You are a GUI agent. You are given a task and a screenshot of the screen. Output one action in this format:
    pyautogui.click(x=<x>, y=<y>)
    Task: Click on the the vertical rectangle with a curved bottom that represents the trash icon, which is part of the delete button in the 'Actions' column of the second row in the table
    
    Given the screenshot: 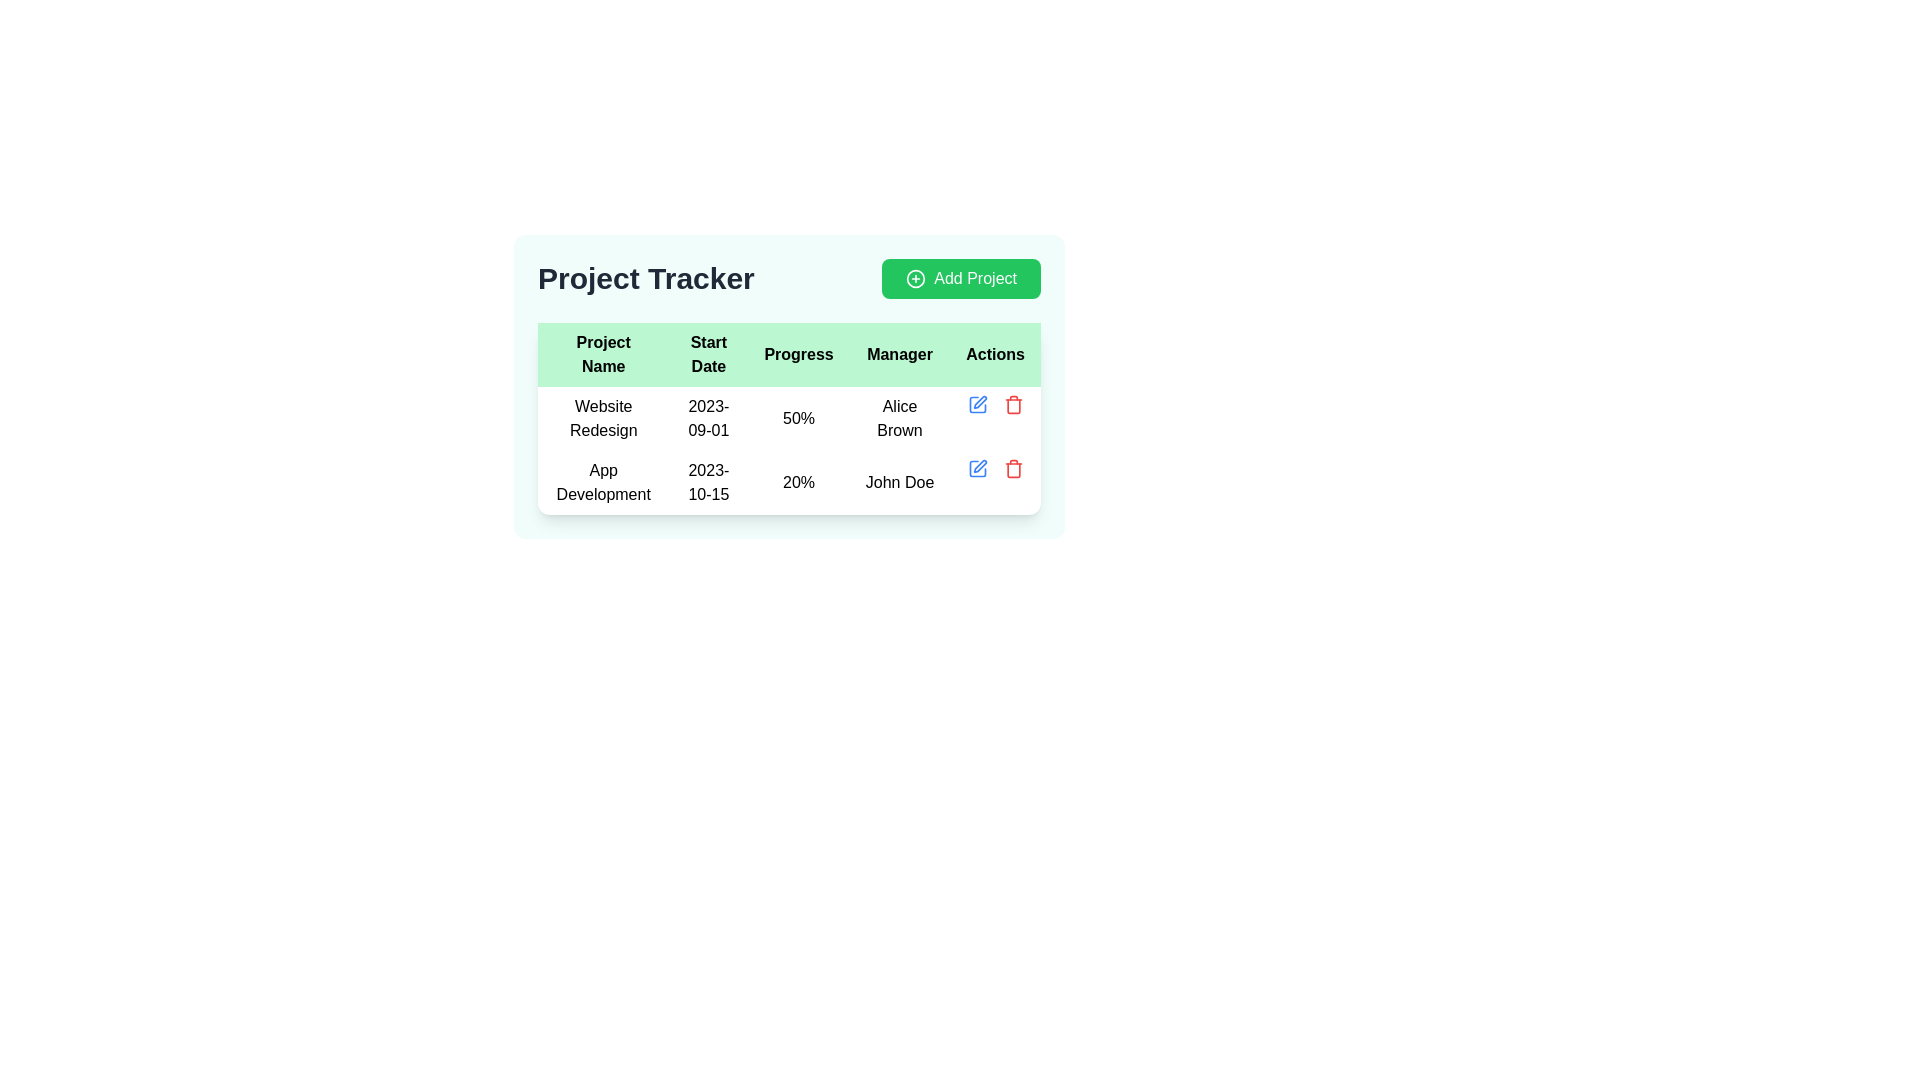 What is the action you would take?
    pyautogui.click(x=1013, y=470)
    